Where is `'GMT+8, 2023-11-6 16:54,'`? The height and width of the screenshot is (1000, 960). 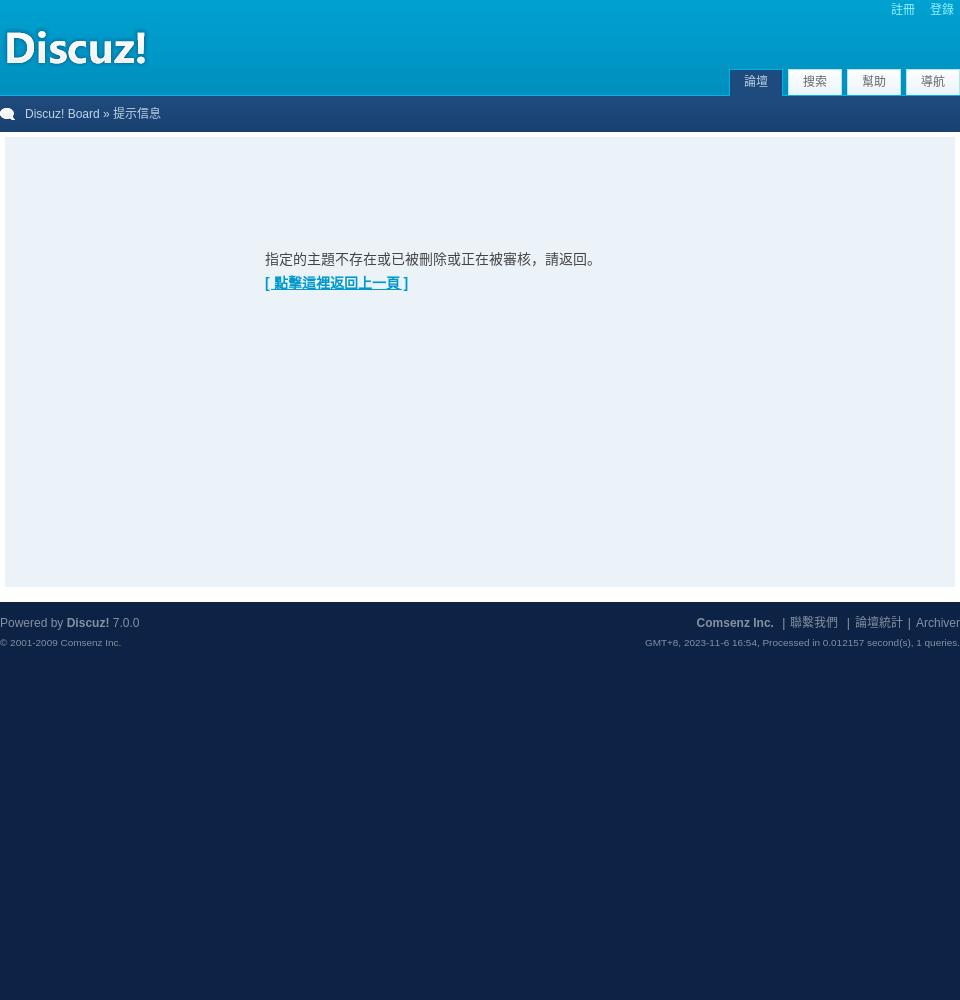
'GMT+8, 2023-11-6 16:54,' is located at coordinates (703, 642).